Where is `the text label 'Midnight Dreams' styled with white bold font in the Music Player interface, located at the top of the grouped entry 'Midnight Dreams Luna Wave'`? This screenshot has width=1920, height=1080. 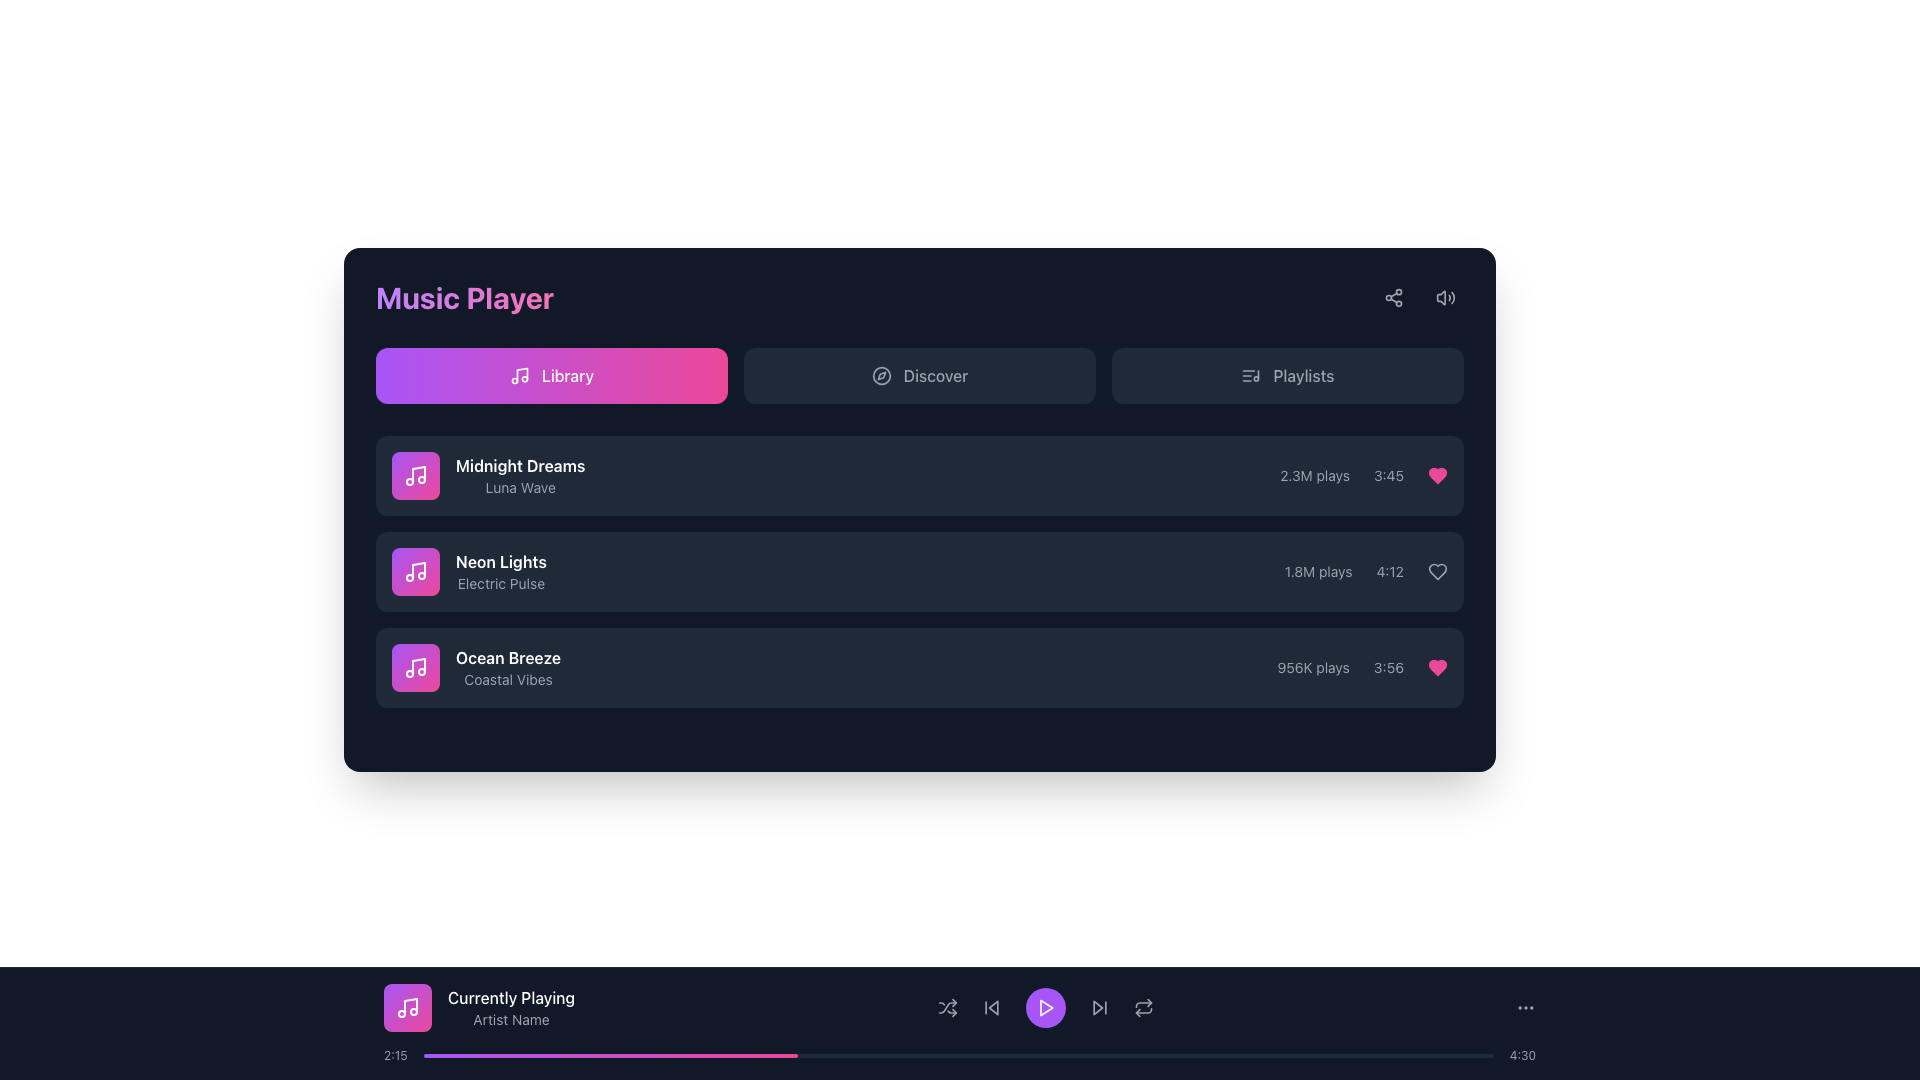 the text label 'Midnight Dreams' styled with white bold font in the Music Player interface, located at the top of the grouped entry 'Midnight Dreams Luna Wave' is located at coordinates (520, 466).